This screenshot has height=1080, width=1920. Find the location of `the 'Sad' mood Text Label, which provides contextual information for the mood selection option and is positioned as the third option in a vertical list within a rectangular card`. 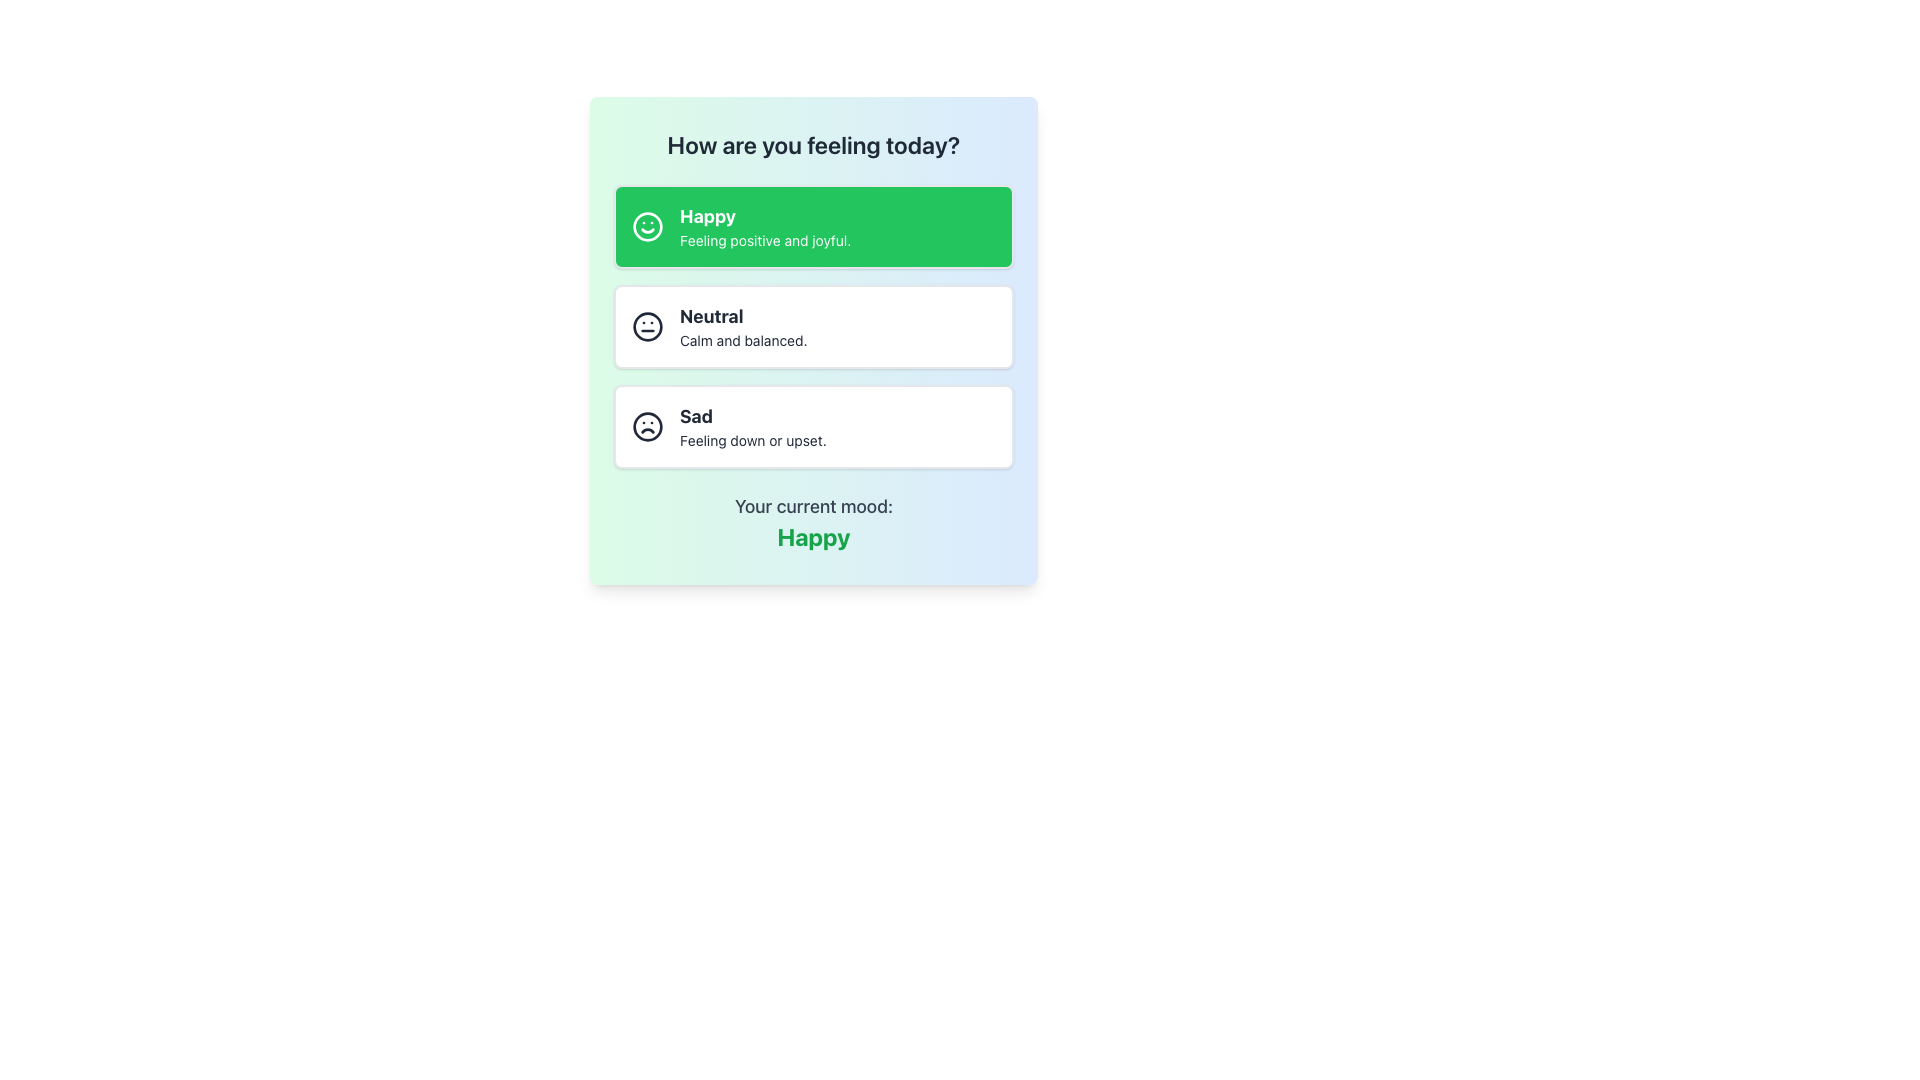

the 'Sad' mood Text Label, which provides contextual information for the mood selection option and is positioned as the third option in a vertical list within a rectangular card is located at coordinates (752, 426).